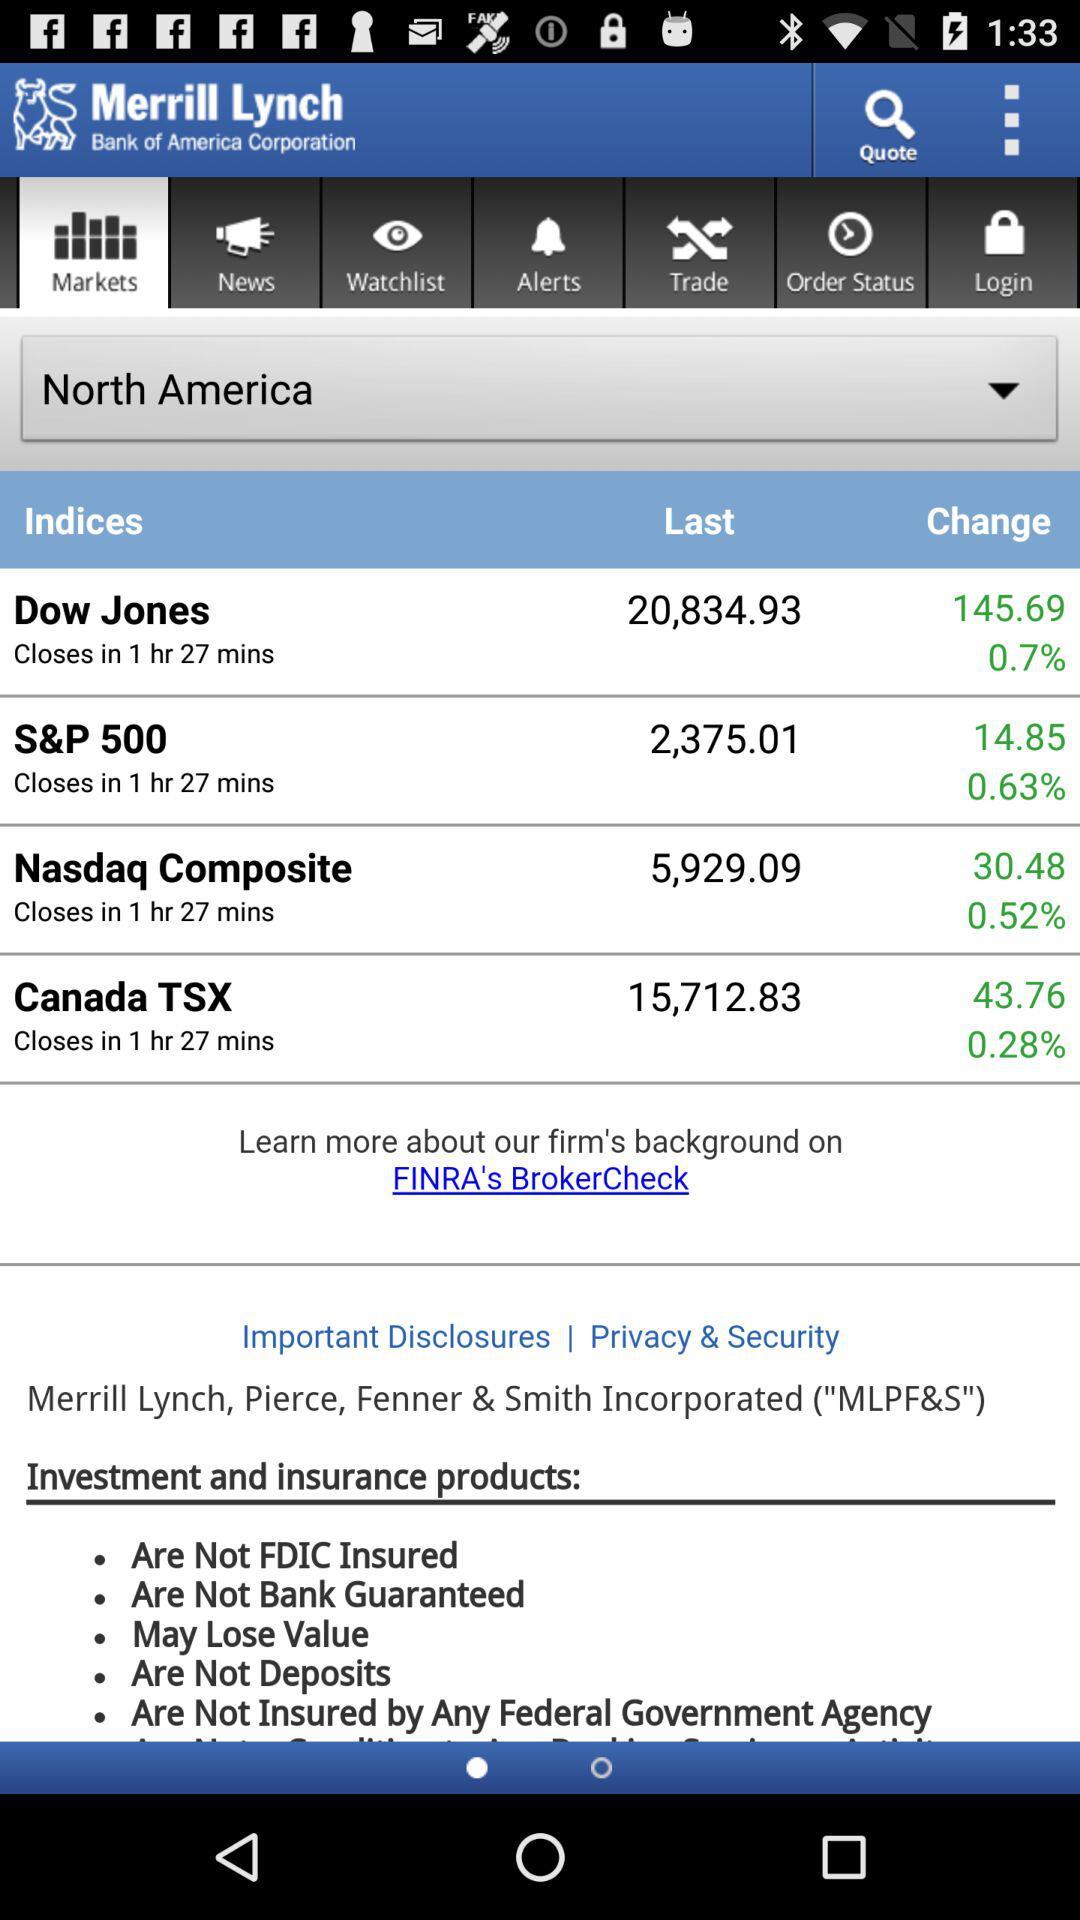  I want to click on the search icon, so click(884, 127).